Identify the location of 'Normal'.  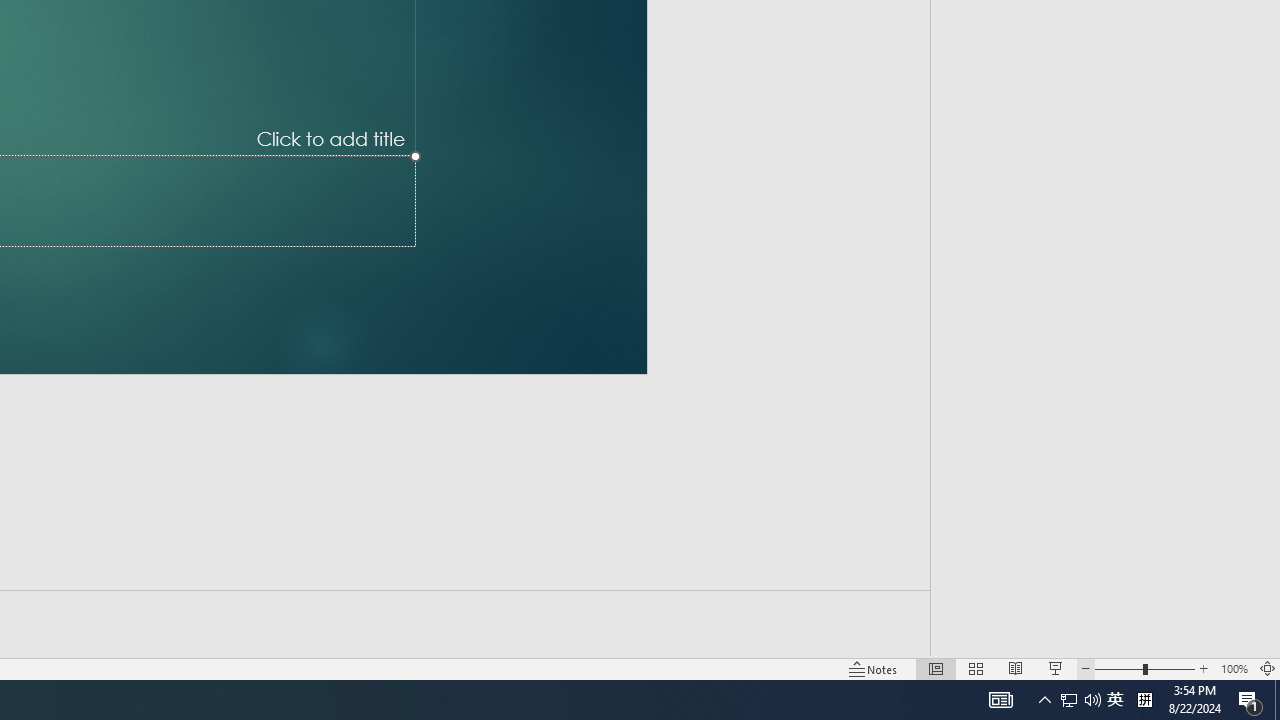
(935, 669).